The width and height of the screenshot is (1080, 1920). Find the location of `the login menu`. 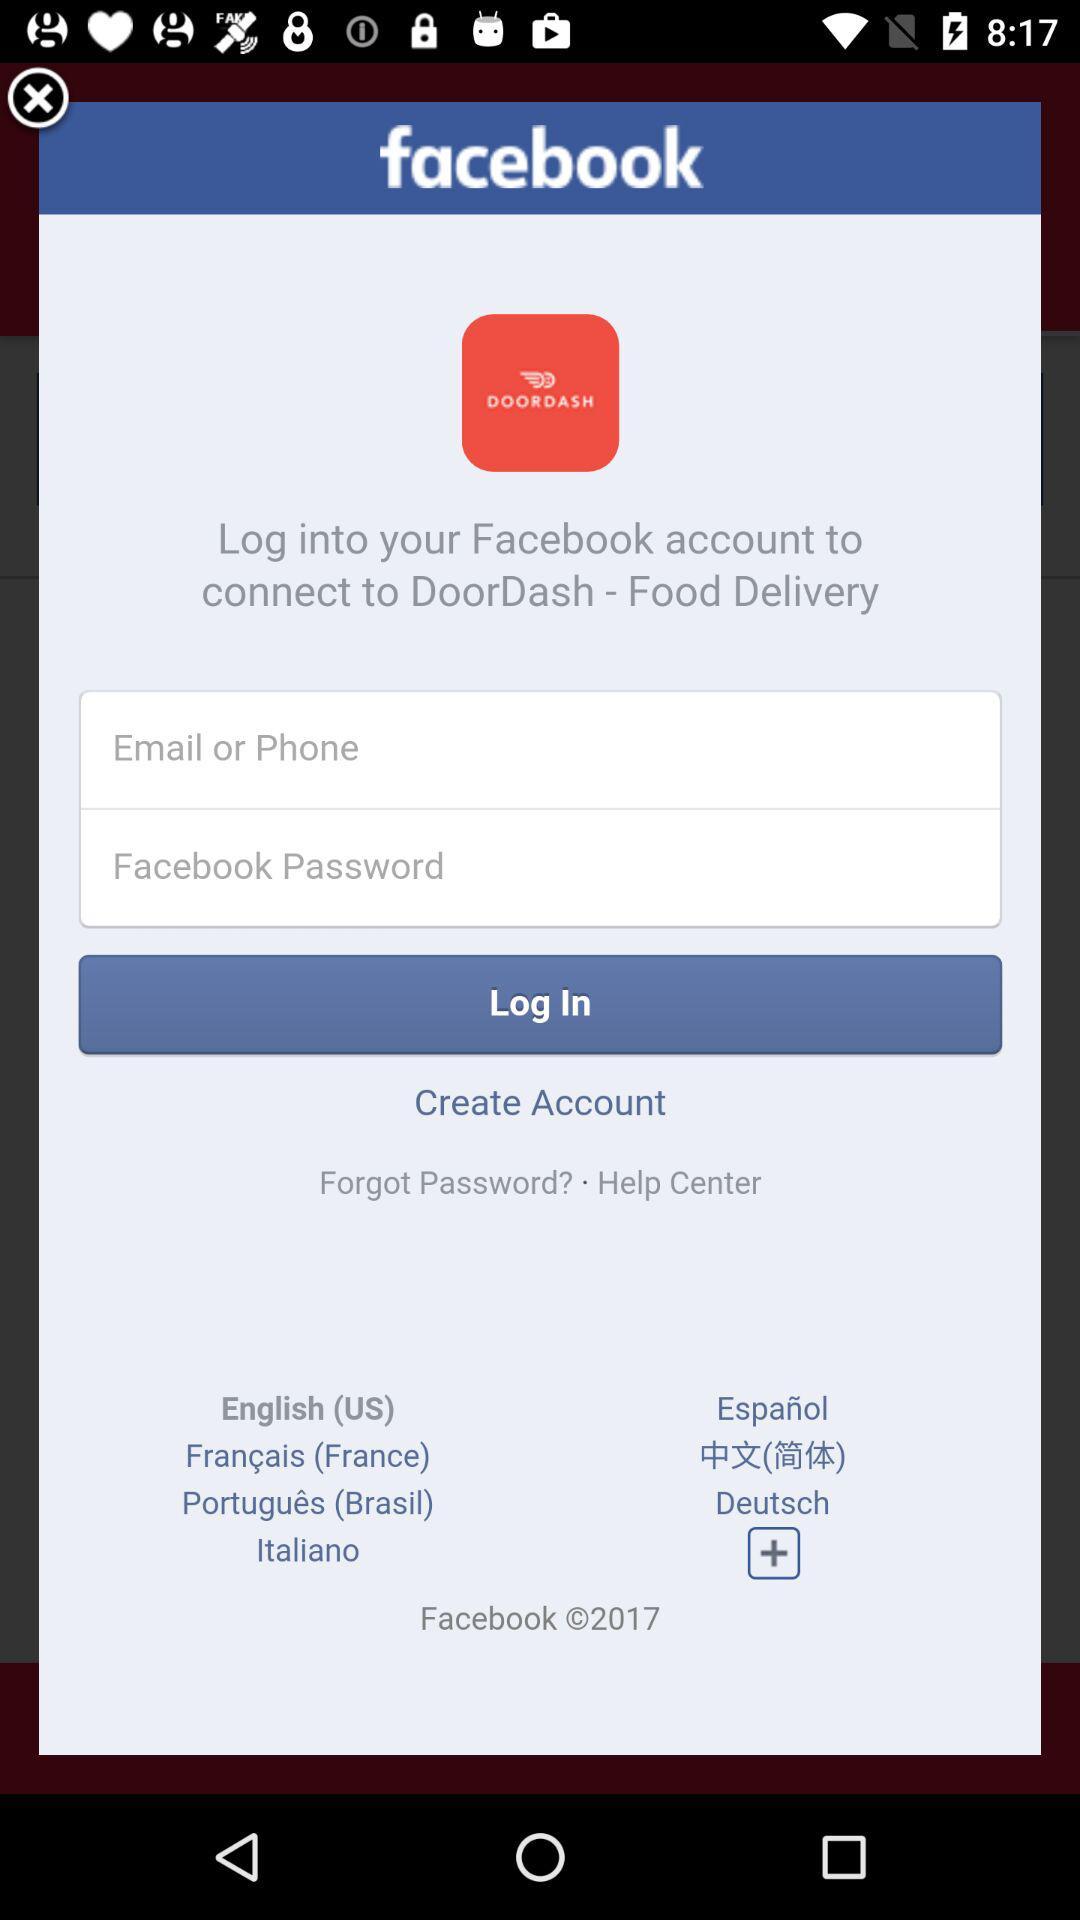

the login menu is located at coordinates (38, 100).